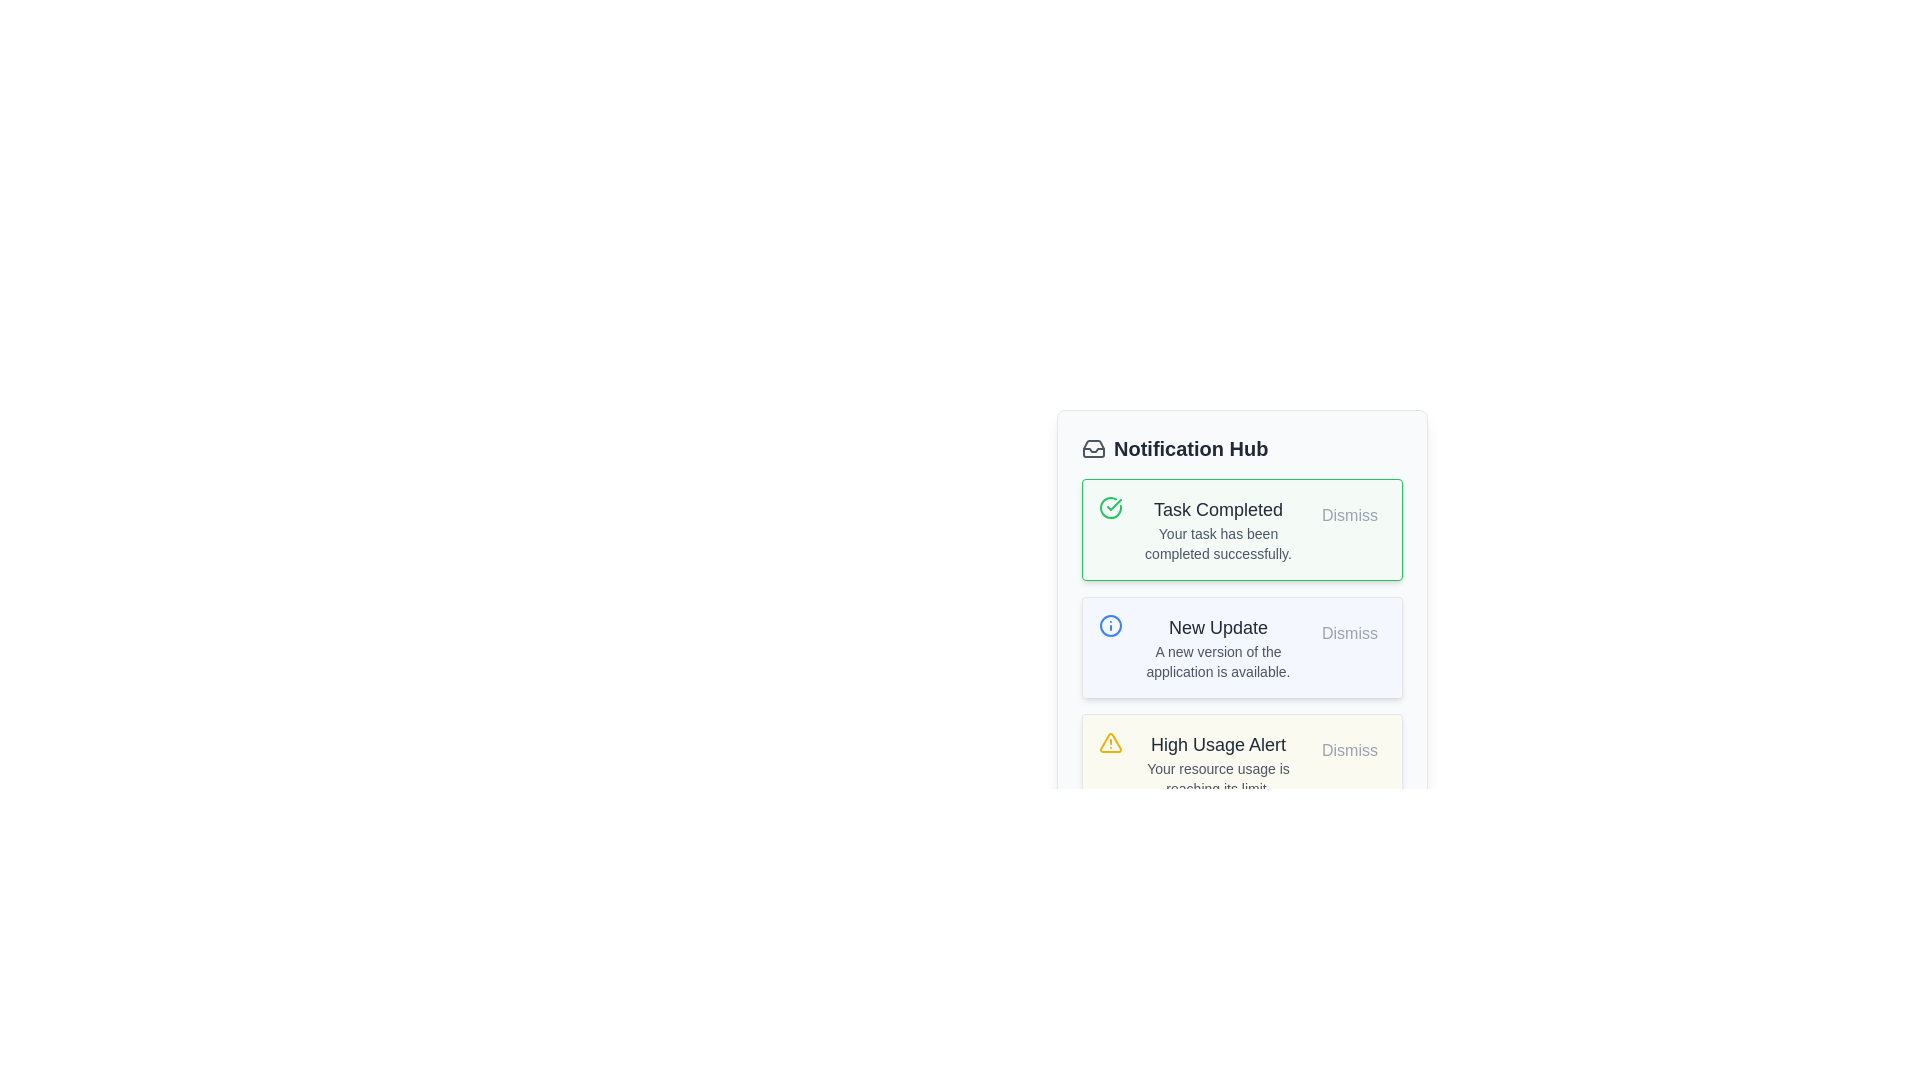  I want to click on information on the Notification card regarding resource usage limits and take necessary actions, located within the 'Notification Hub' as the third notification item, so click(1241, 704).